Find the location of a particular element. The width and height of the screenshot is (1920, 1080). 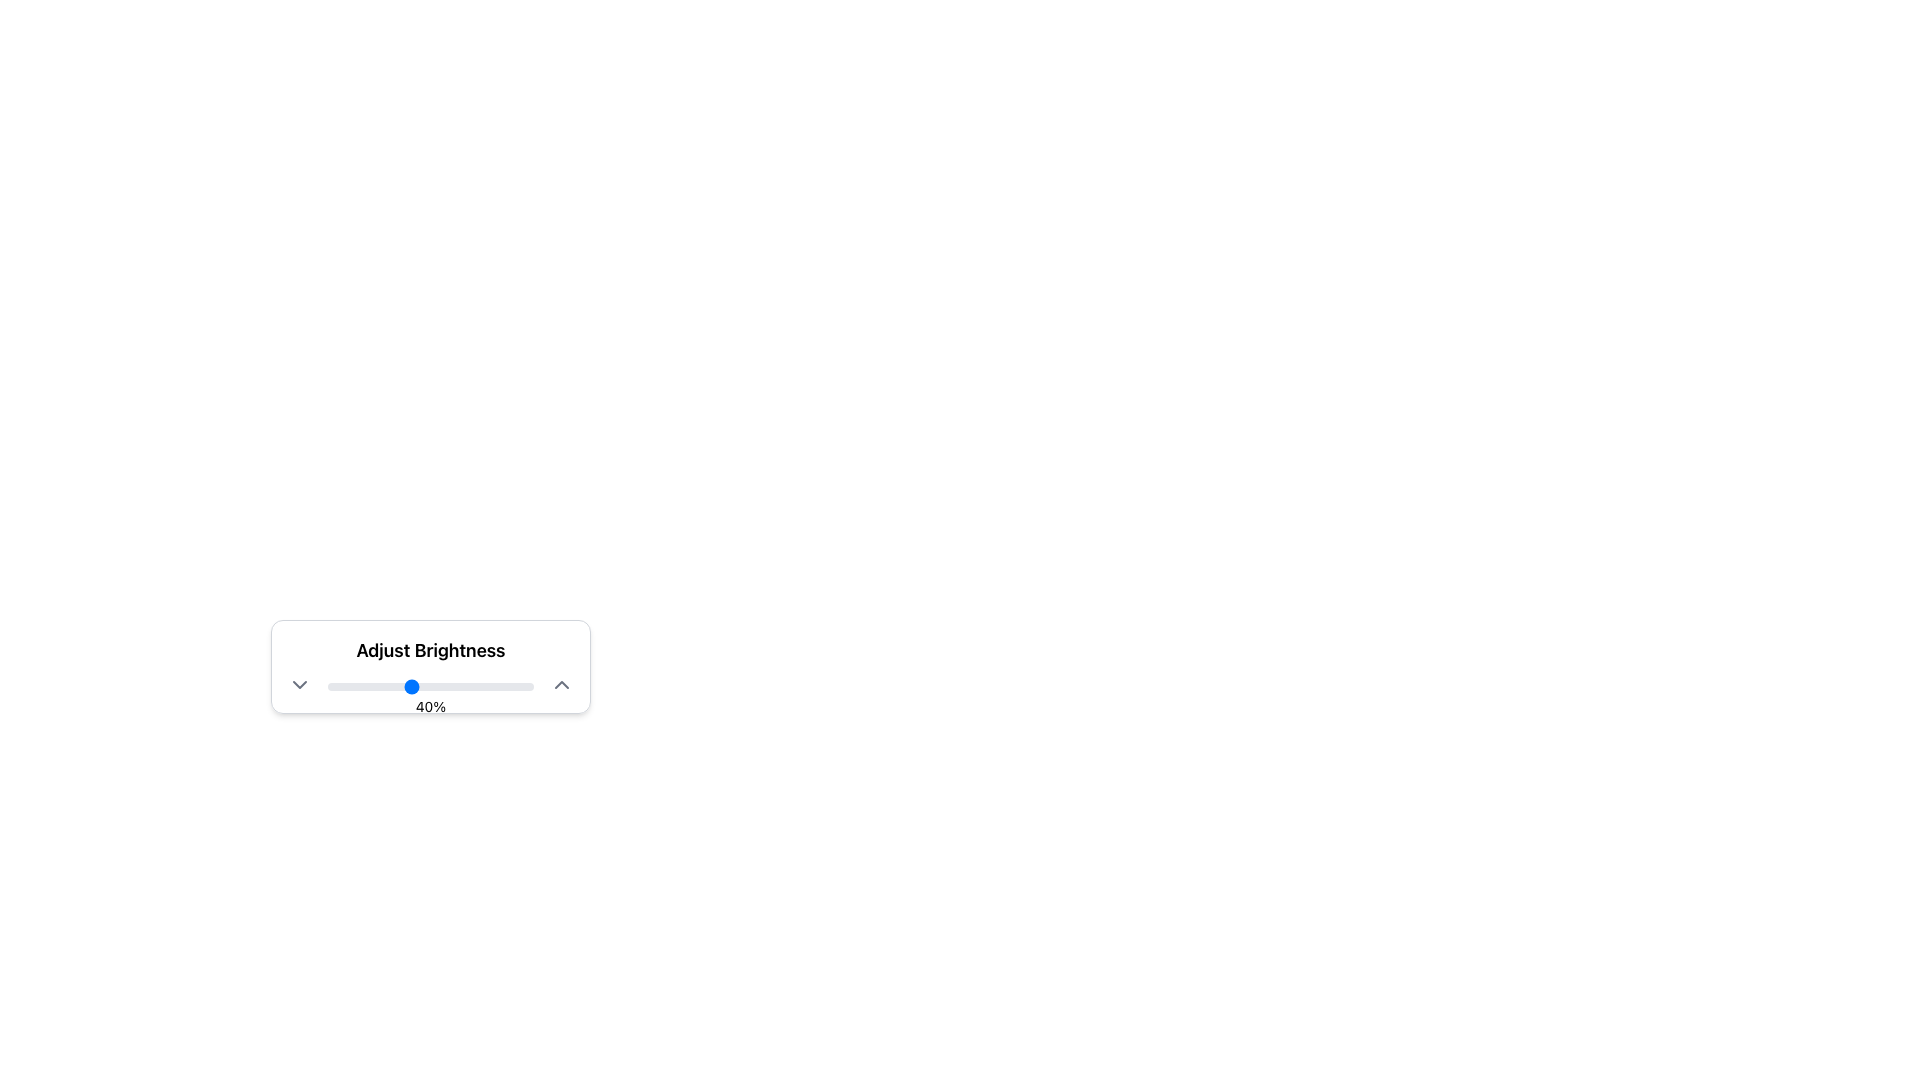

the brightness is located at coordinates (492, 685).